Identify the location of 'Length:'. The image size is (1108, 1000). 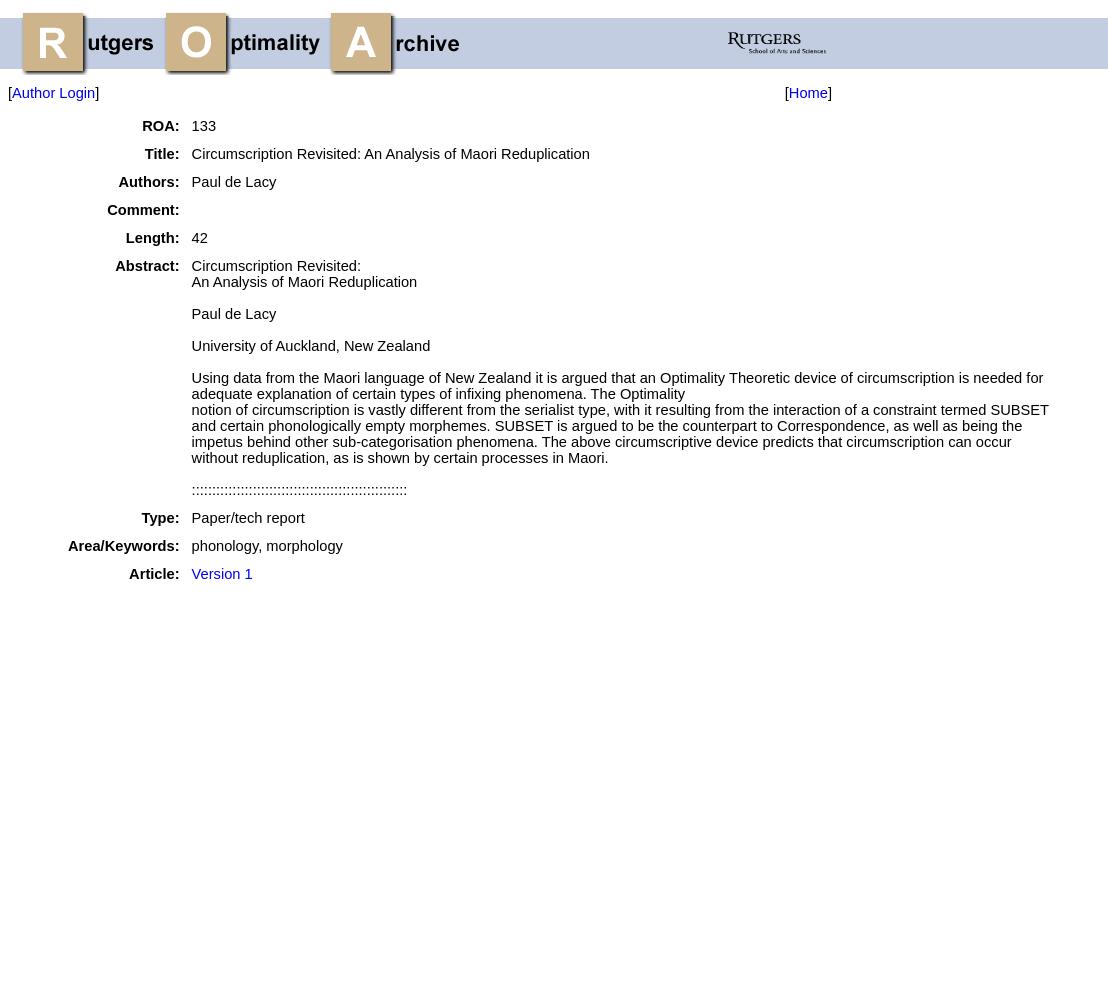
(124, 237).